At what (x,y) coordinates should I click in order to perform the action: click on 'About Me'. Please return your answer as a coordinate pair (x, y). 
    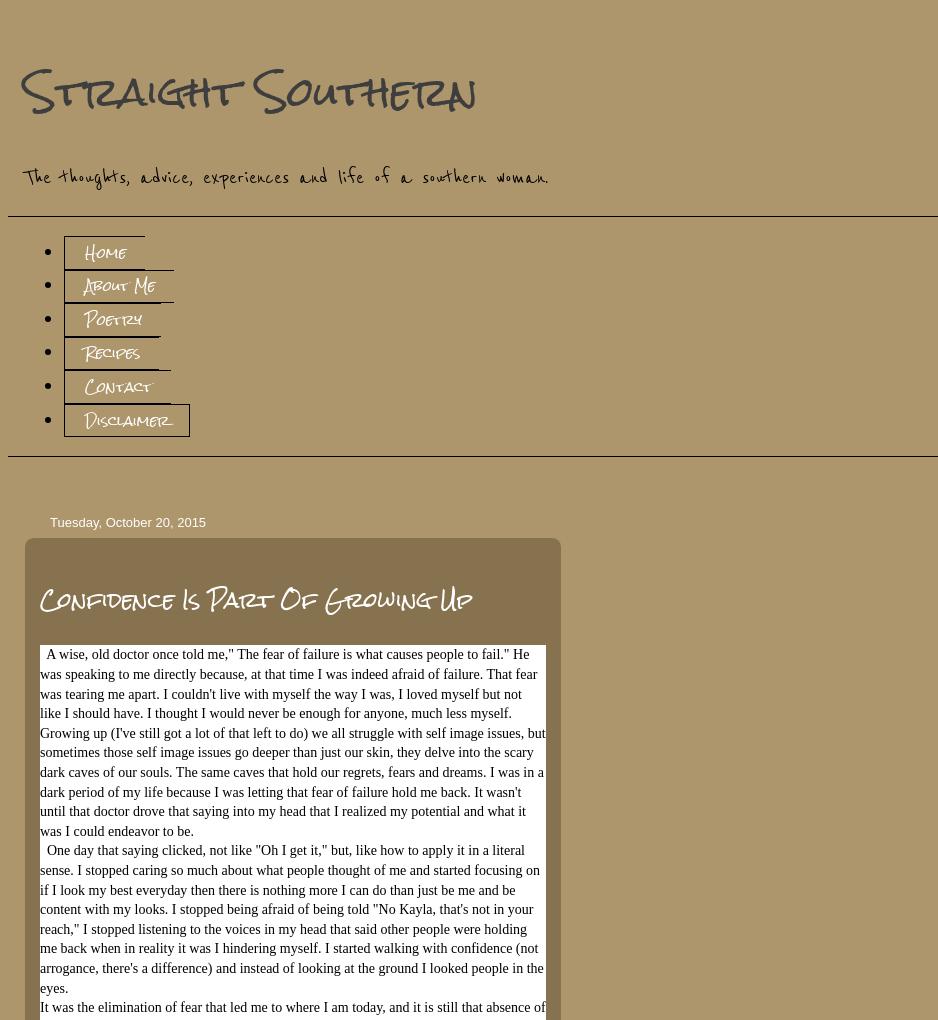
    Looking at the image, I should click on (118, 284).